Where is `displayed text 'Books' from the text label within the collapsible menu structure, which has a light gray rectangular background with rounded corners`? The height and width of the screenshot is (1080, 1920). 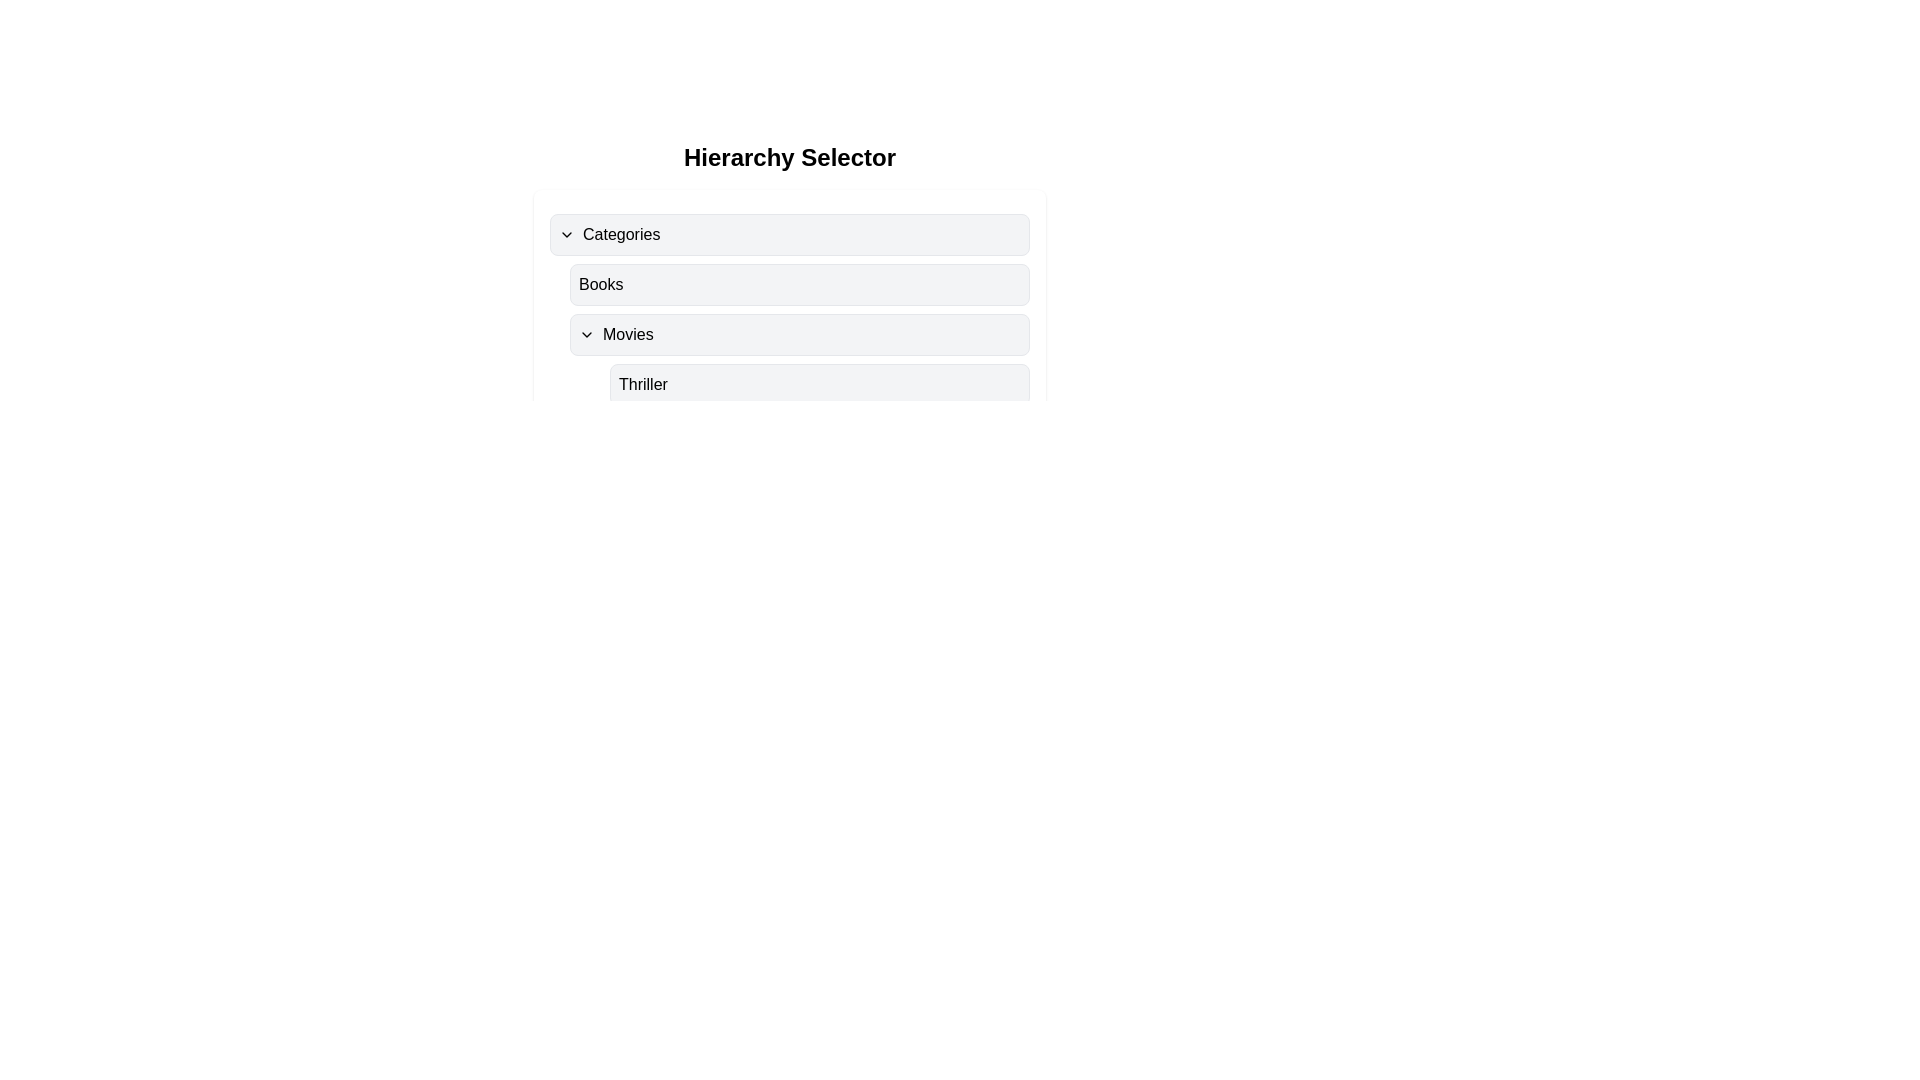
displayed text 'Books' from the text label within the collapsible menu structure, which has a light gray rectangular background with rounded corners is located at coordinates (600, 285).